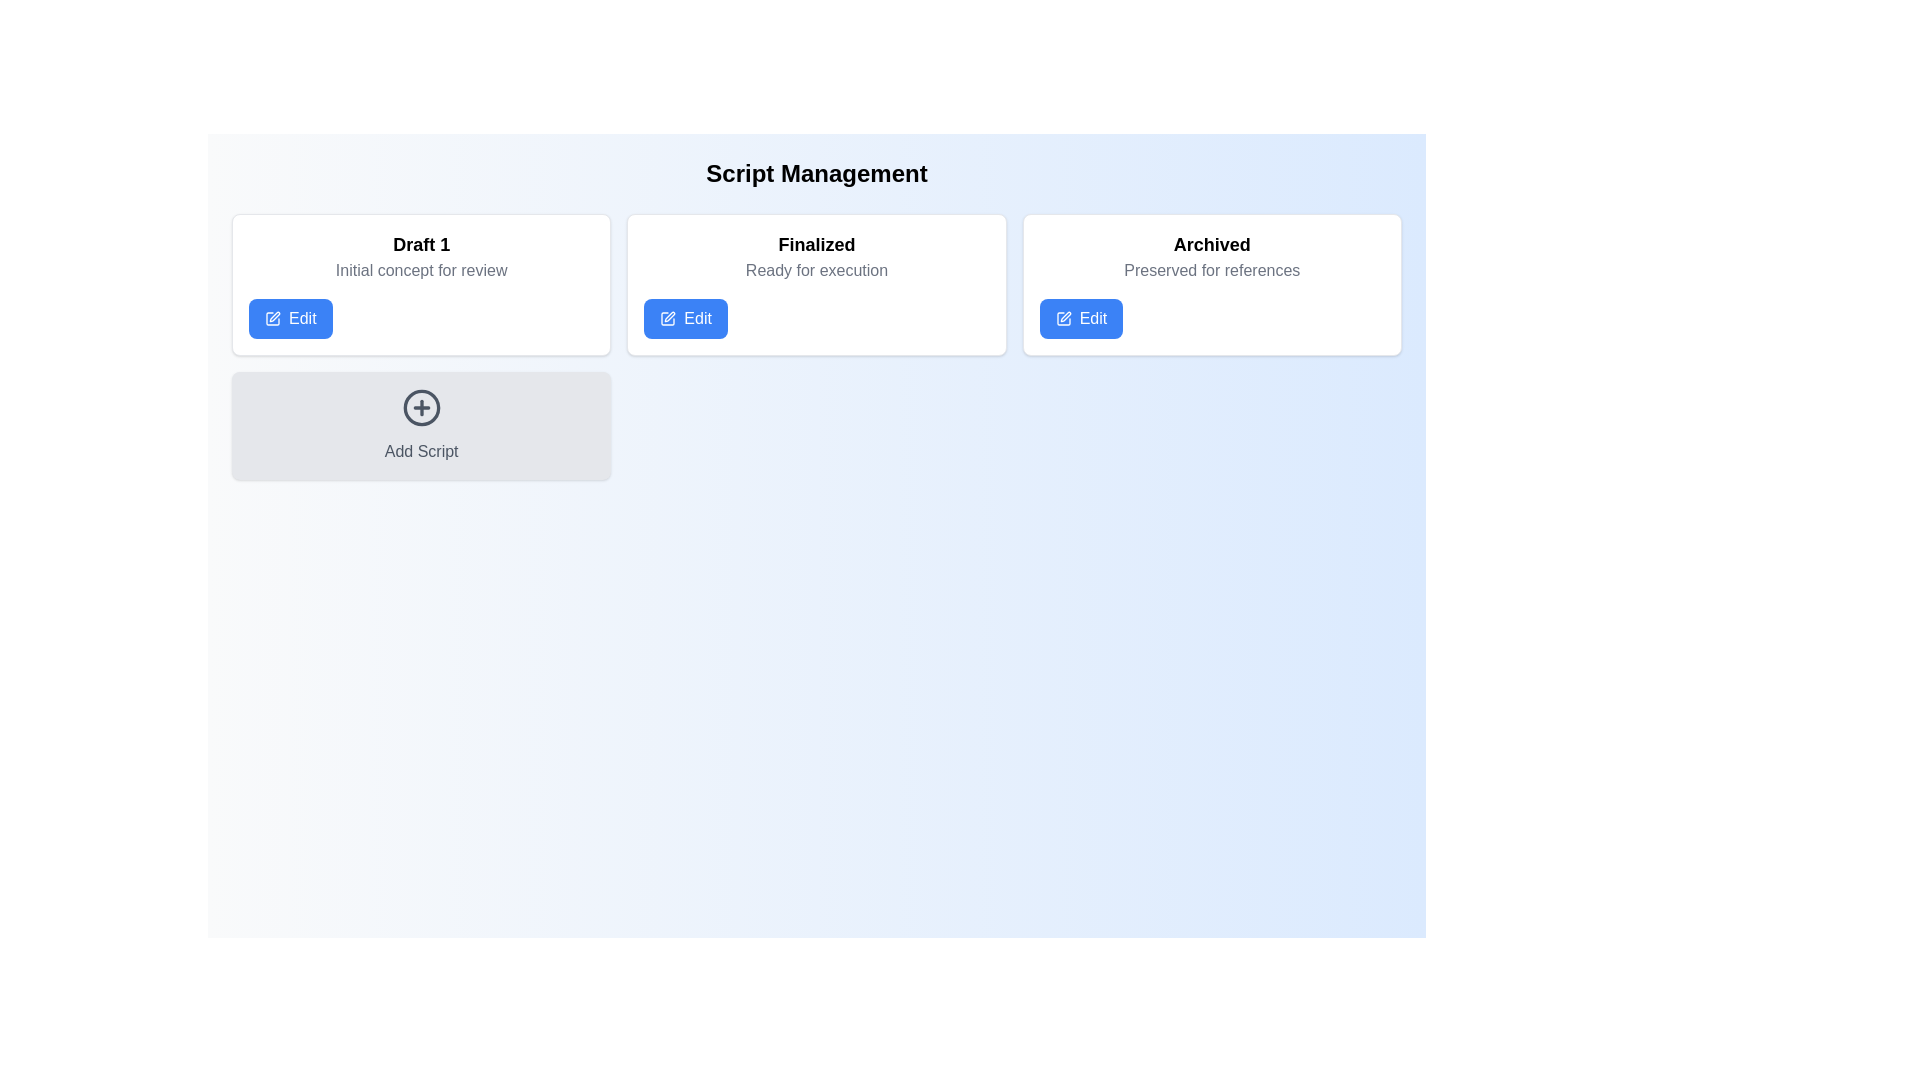 Image resolution: width=1920 pixels, height=1080 pixels. What do you see at coordinates (420, 424) in the screenshot?
I see `the 'Add Script' button, which has a light gray background, rounded corners, a centered circular outline with a plus icon, and the label underneath` at bounding box center [420, 424].